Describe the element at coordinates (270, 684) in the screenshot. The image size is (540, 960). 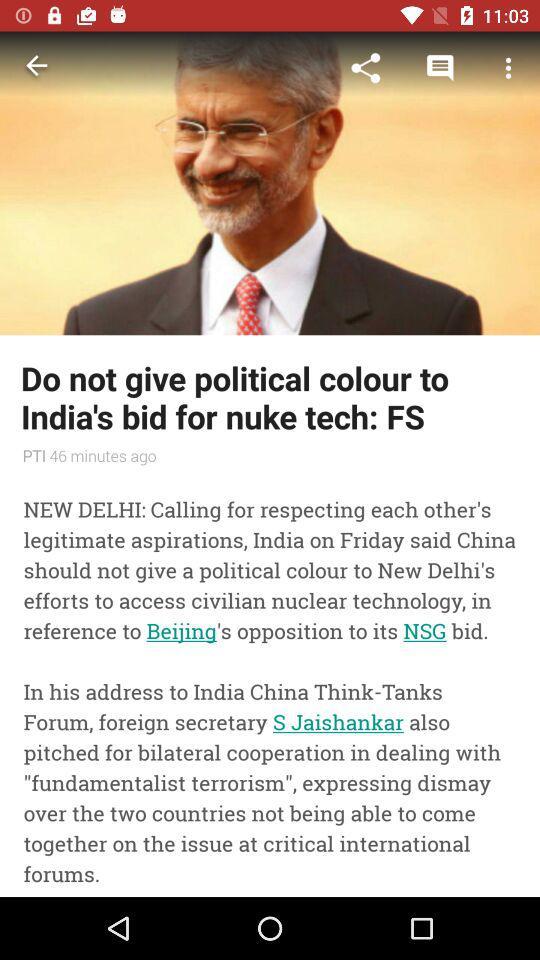
I see `new delhi calling icon` at that location.